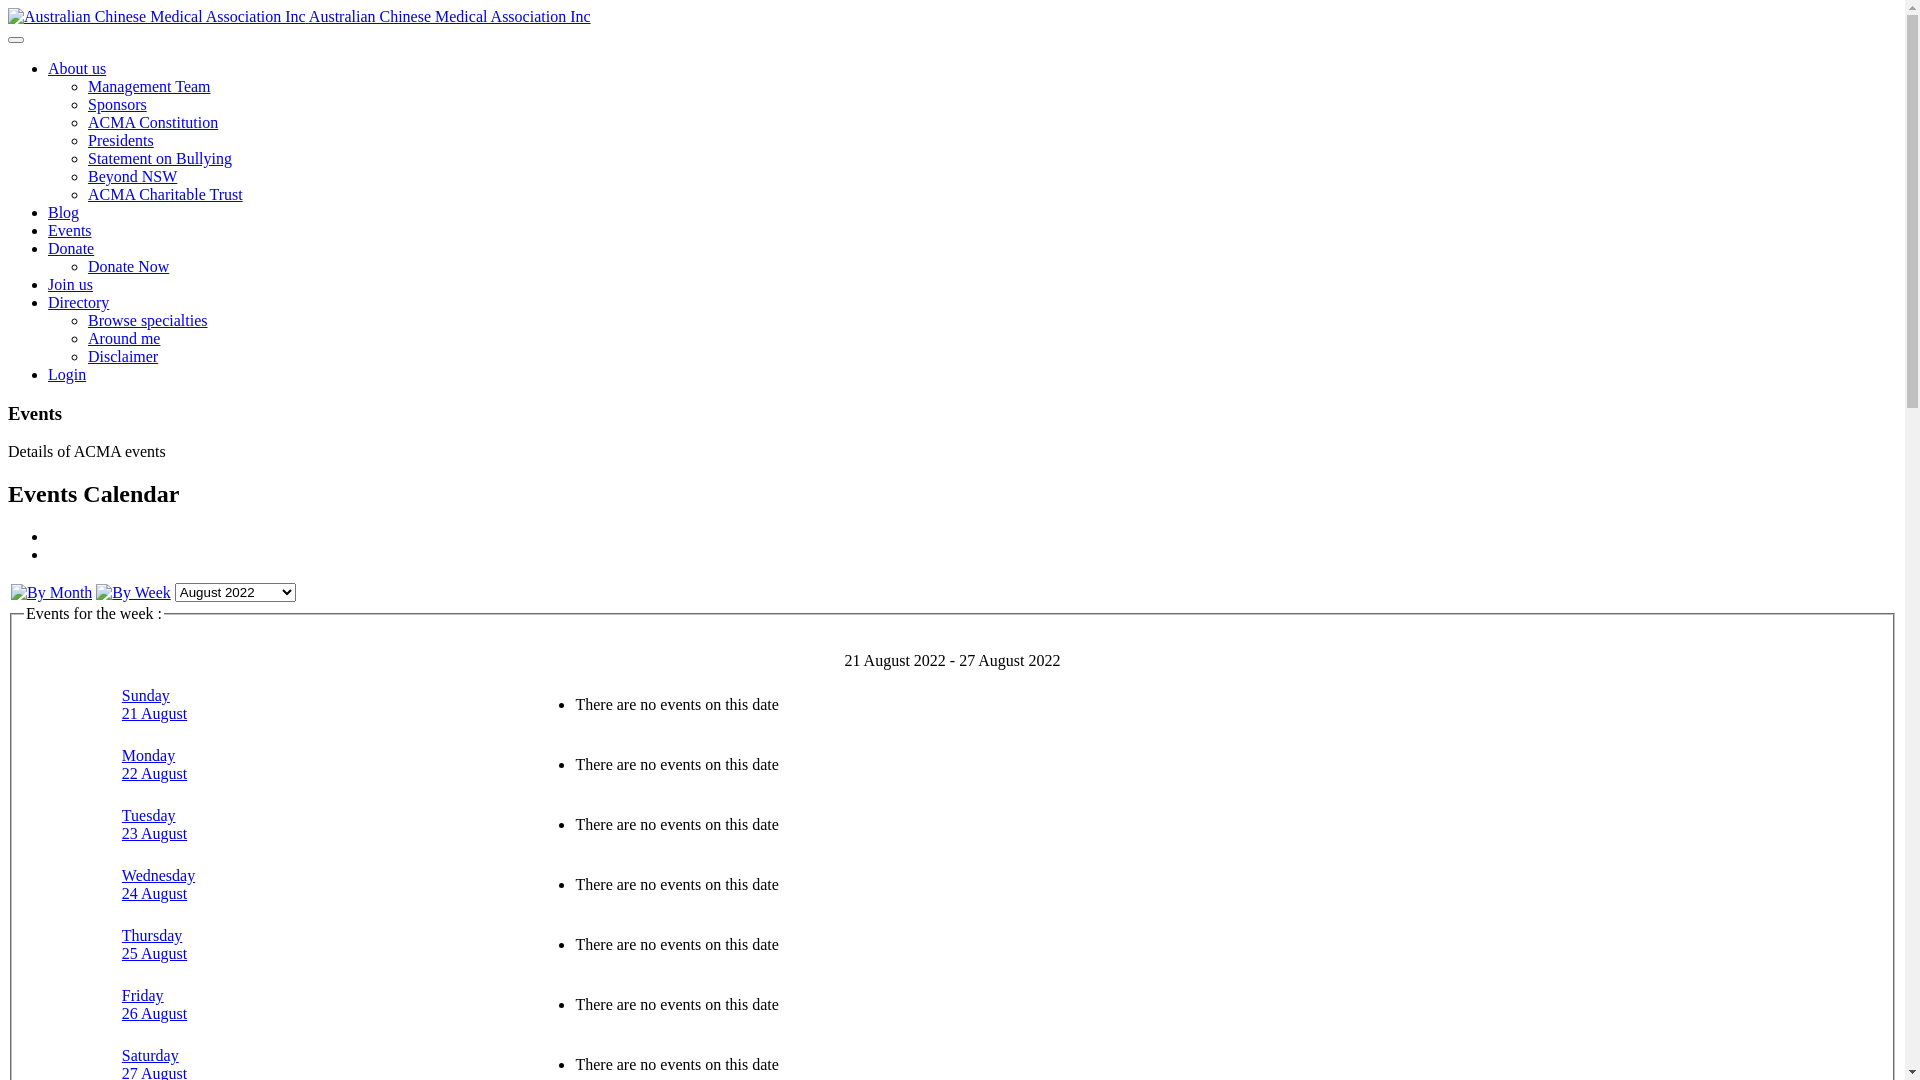  What do you see at coordinates (48, 374) in the screenshot?
I see `'Login'` at bounding box center [48, 374].